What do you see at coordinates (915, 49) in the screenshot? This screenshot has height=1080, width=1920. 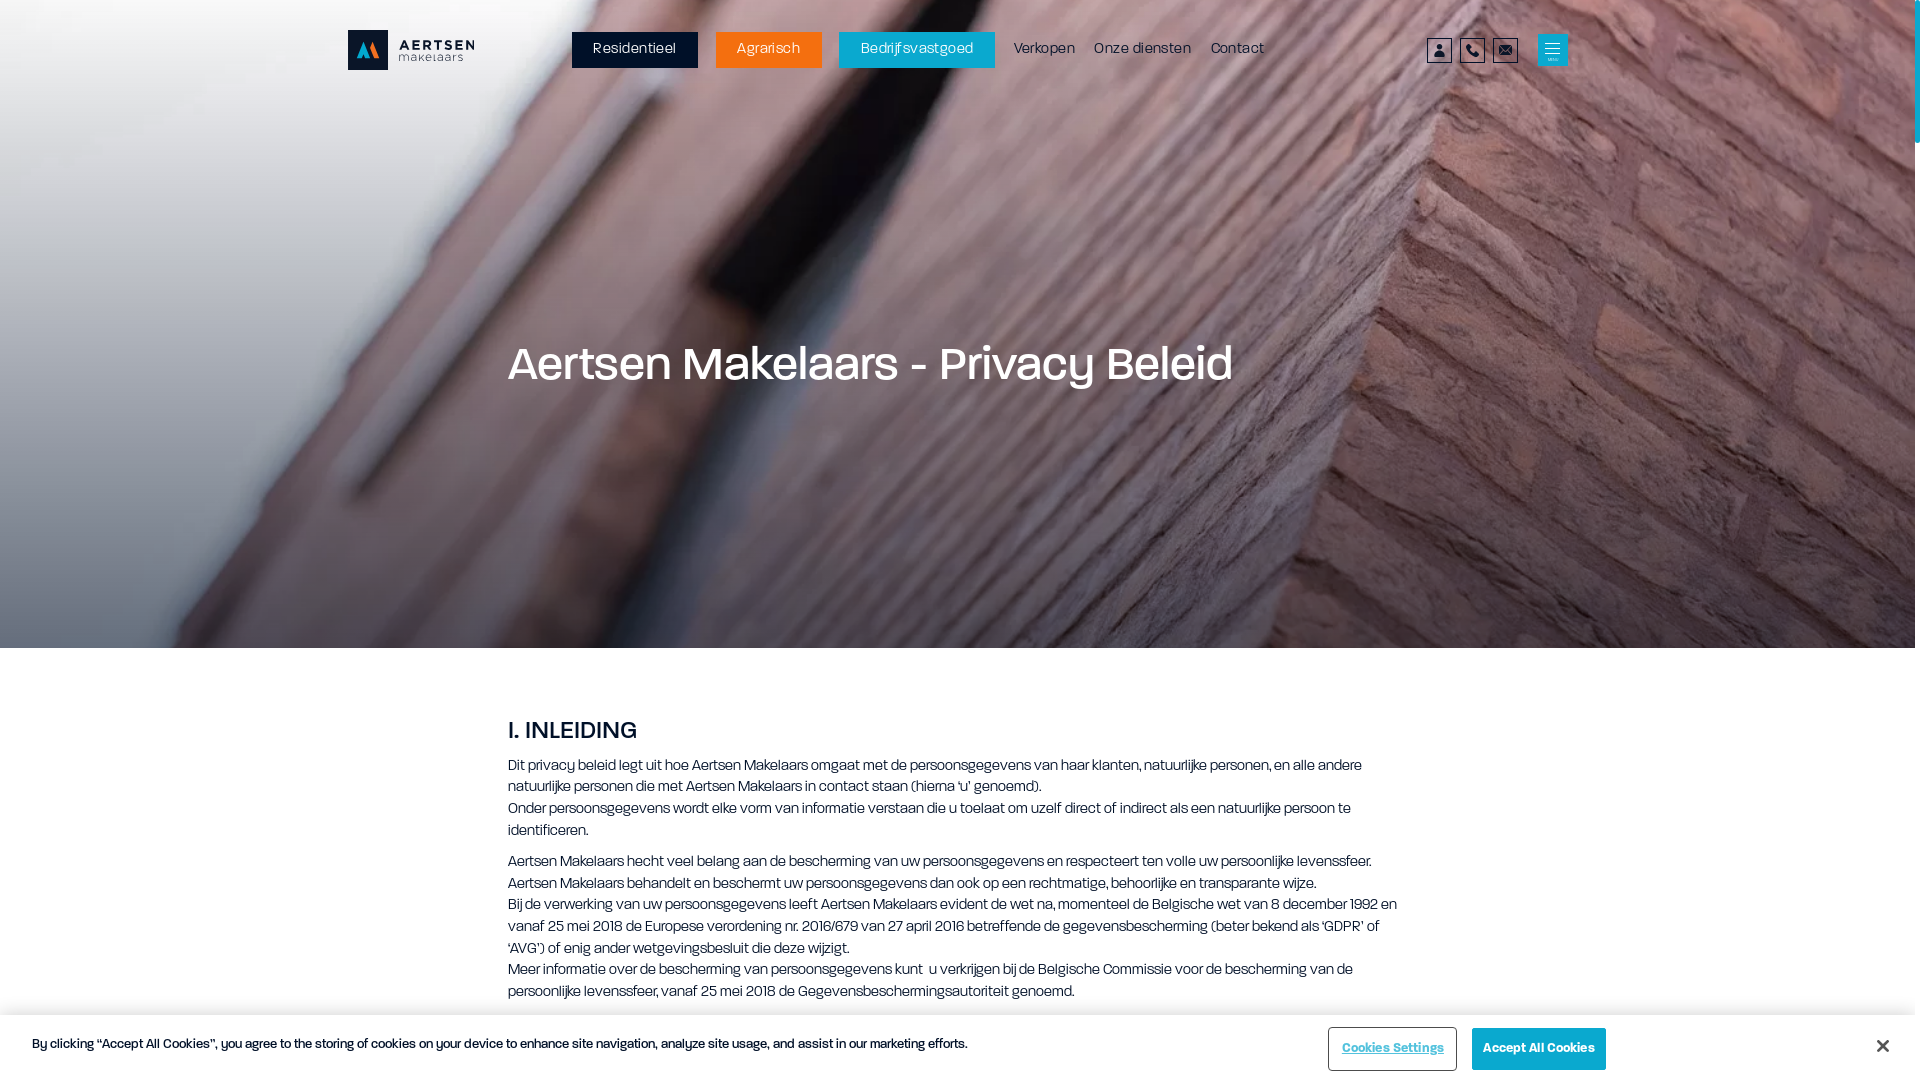 I see `'Bedrijfsvastgoed'` at bounding box center [915, 49].